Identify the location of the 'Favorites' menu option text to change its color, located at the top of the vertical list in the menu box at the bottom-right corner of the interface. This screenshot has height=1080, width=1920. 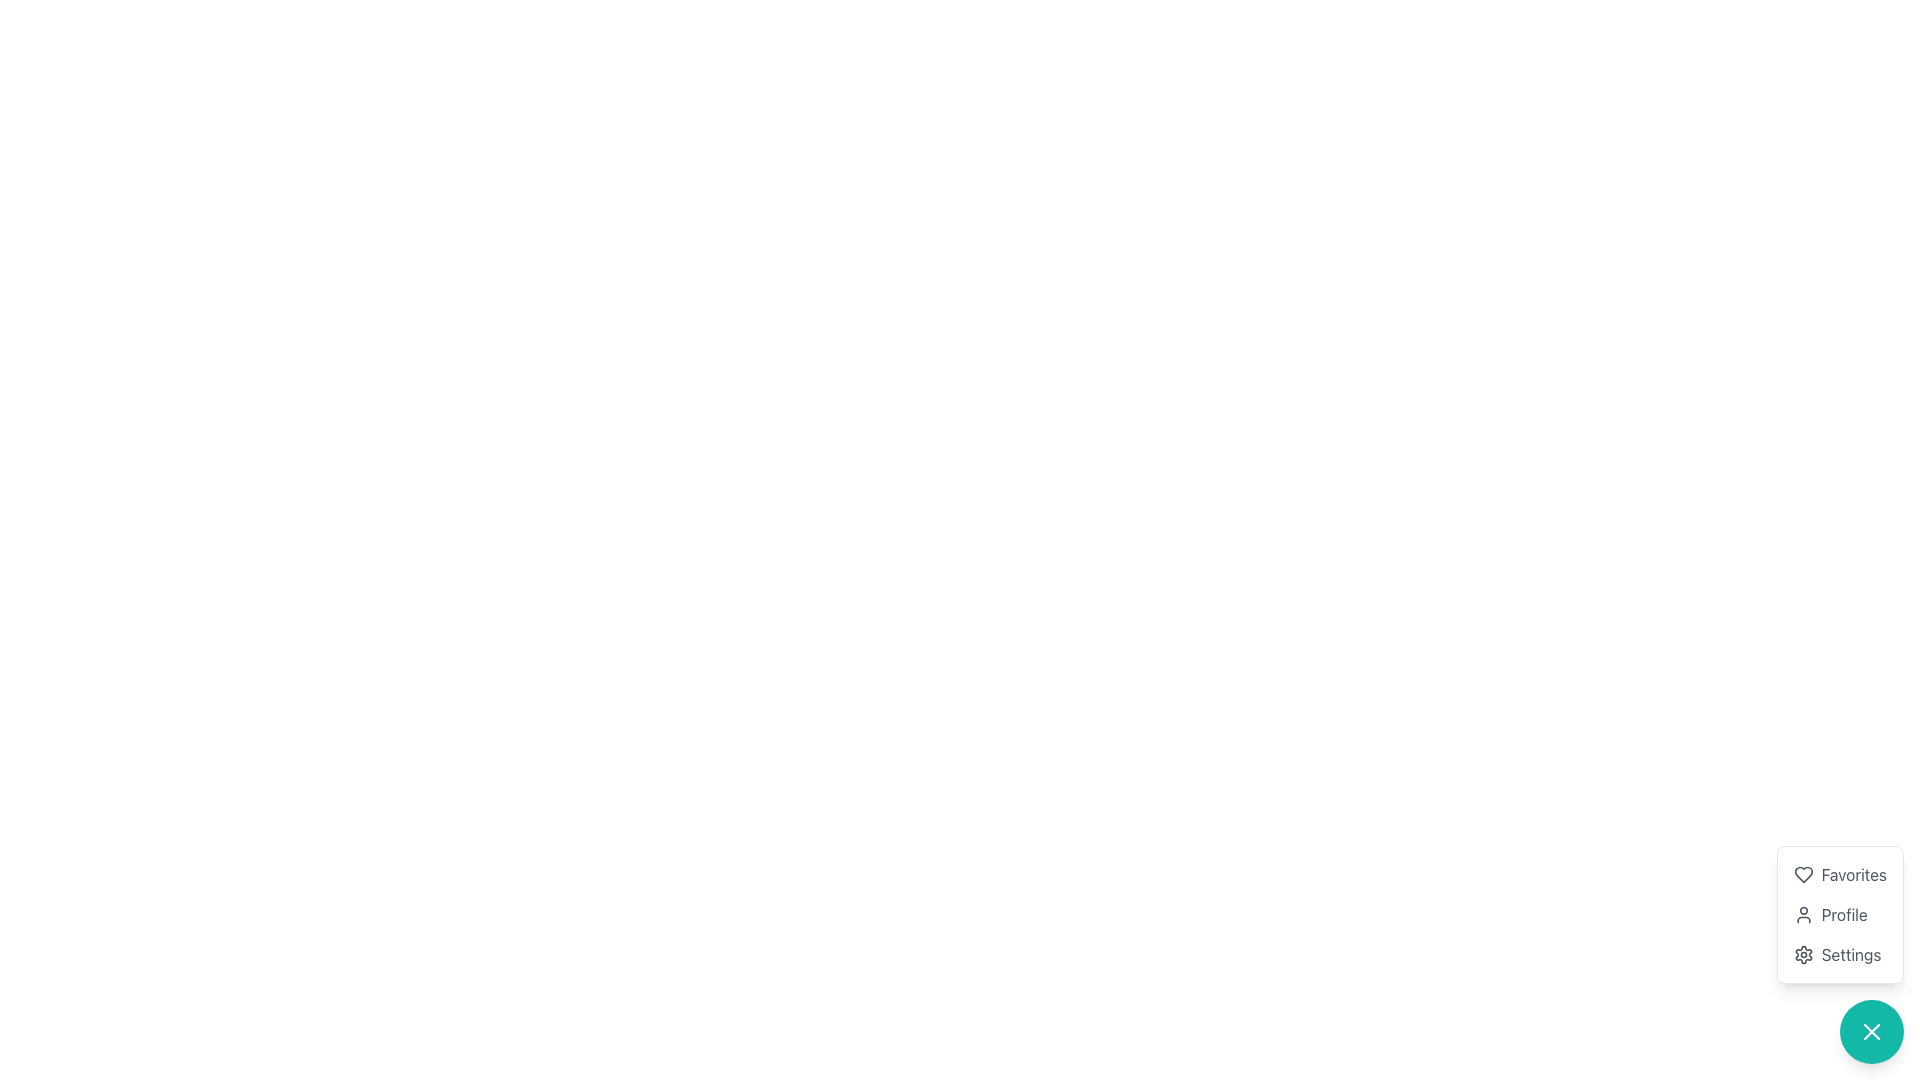
(1840, 874).